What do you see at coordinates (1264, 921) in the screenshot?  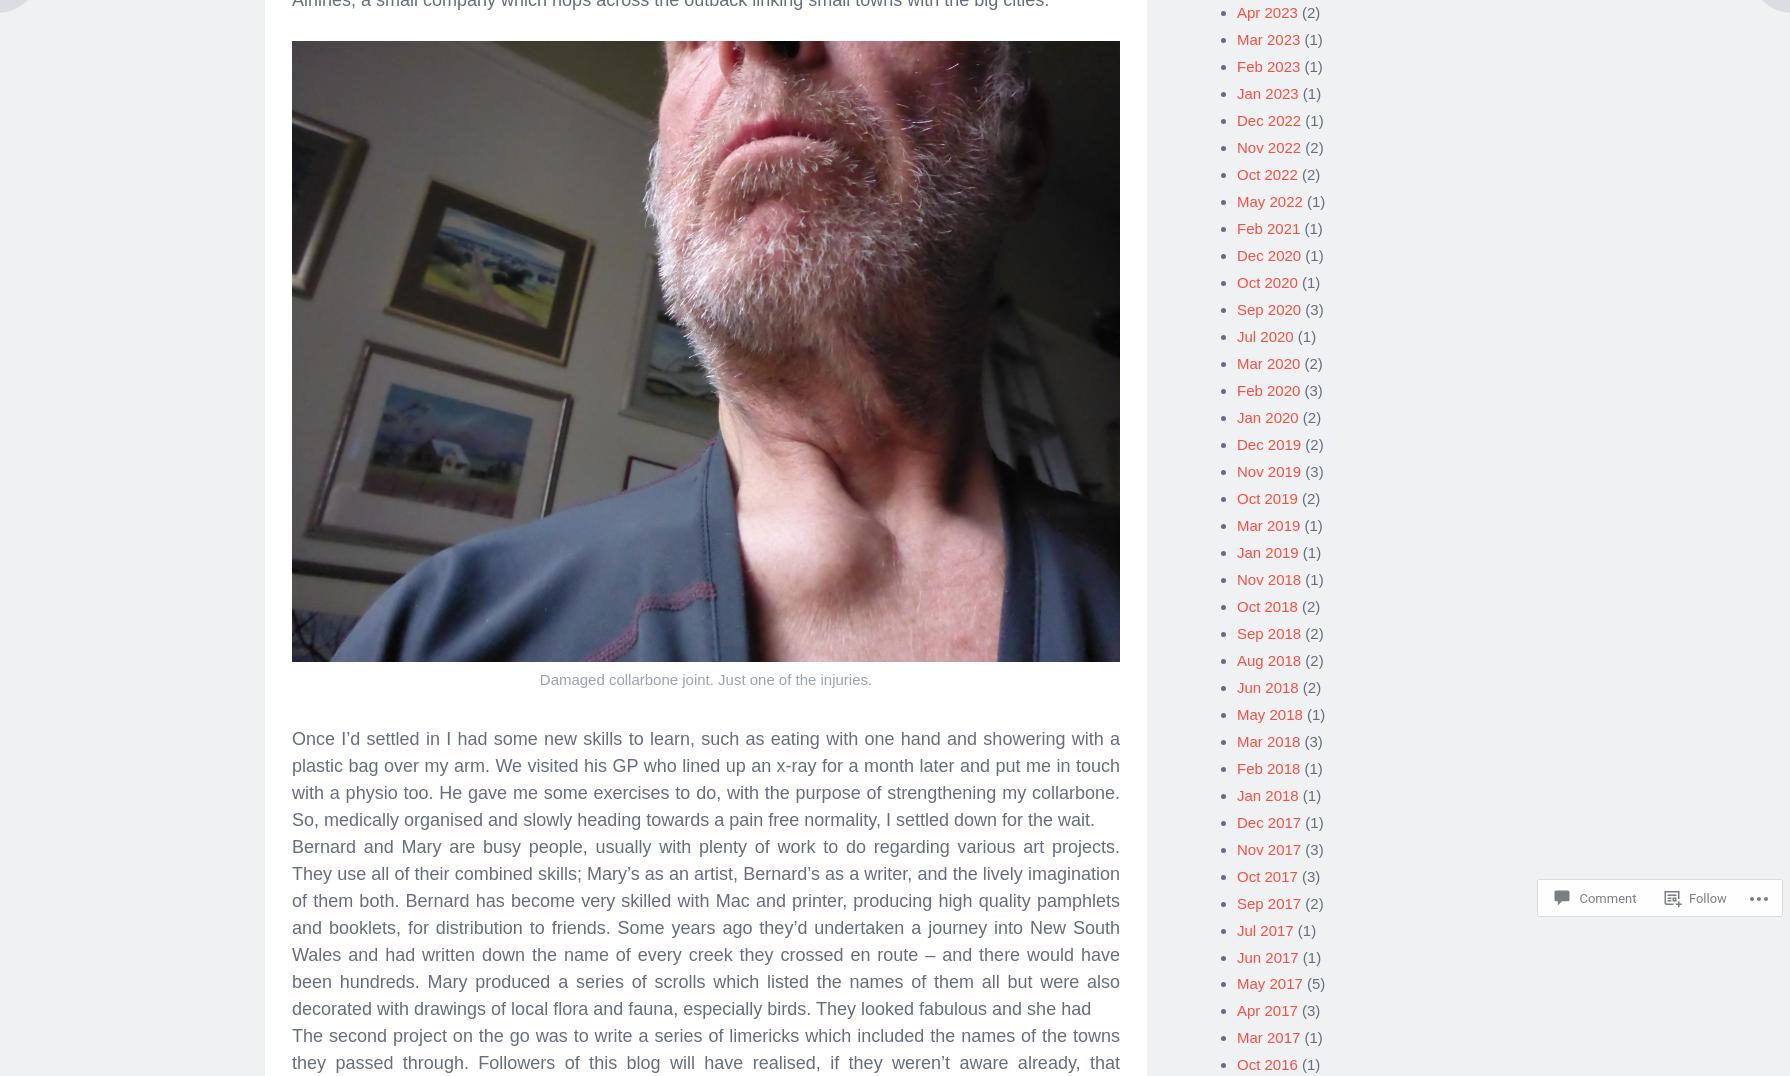 I see `'Jul 2017'` at bounding box center [1264, 921].